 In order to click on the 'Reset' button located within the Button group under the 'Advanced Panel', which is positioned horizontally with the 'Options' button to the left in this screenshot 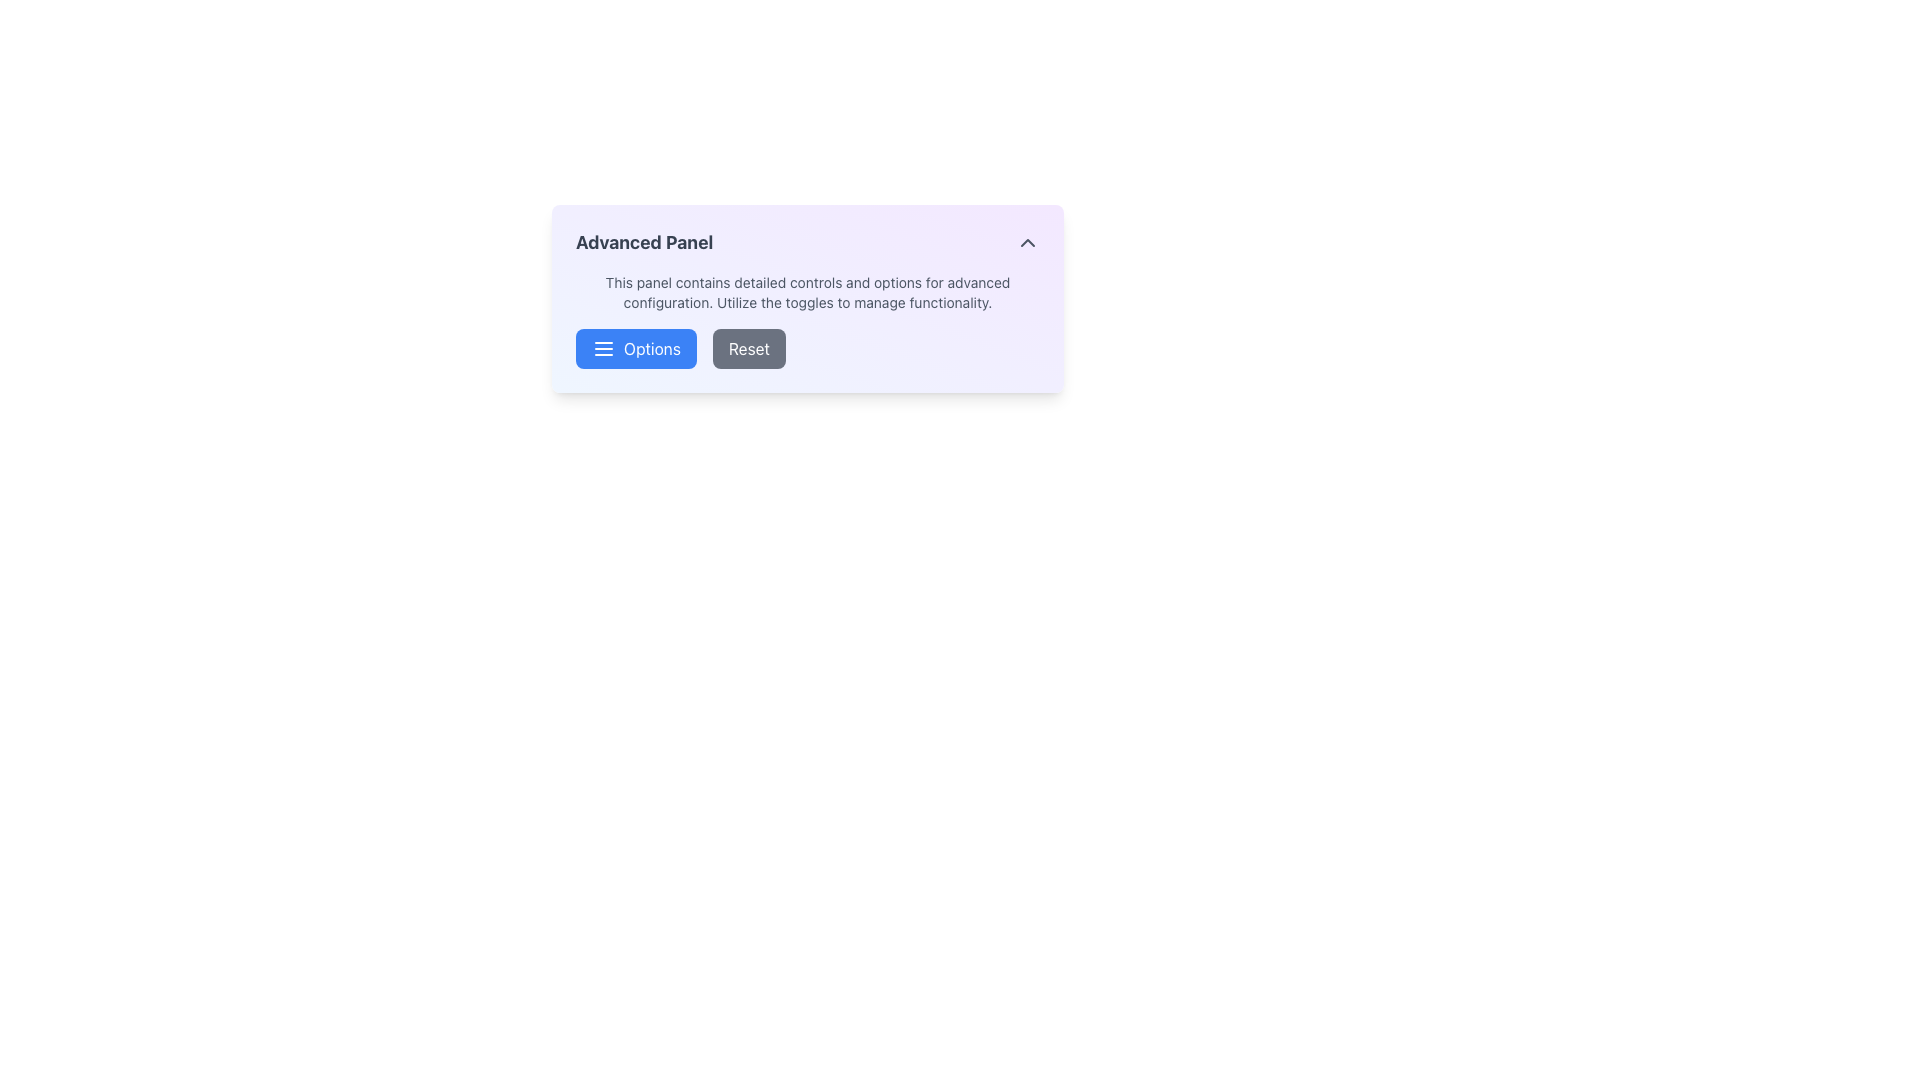, I will do `click(807, 347)`.